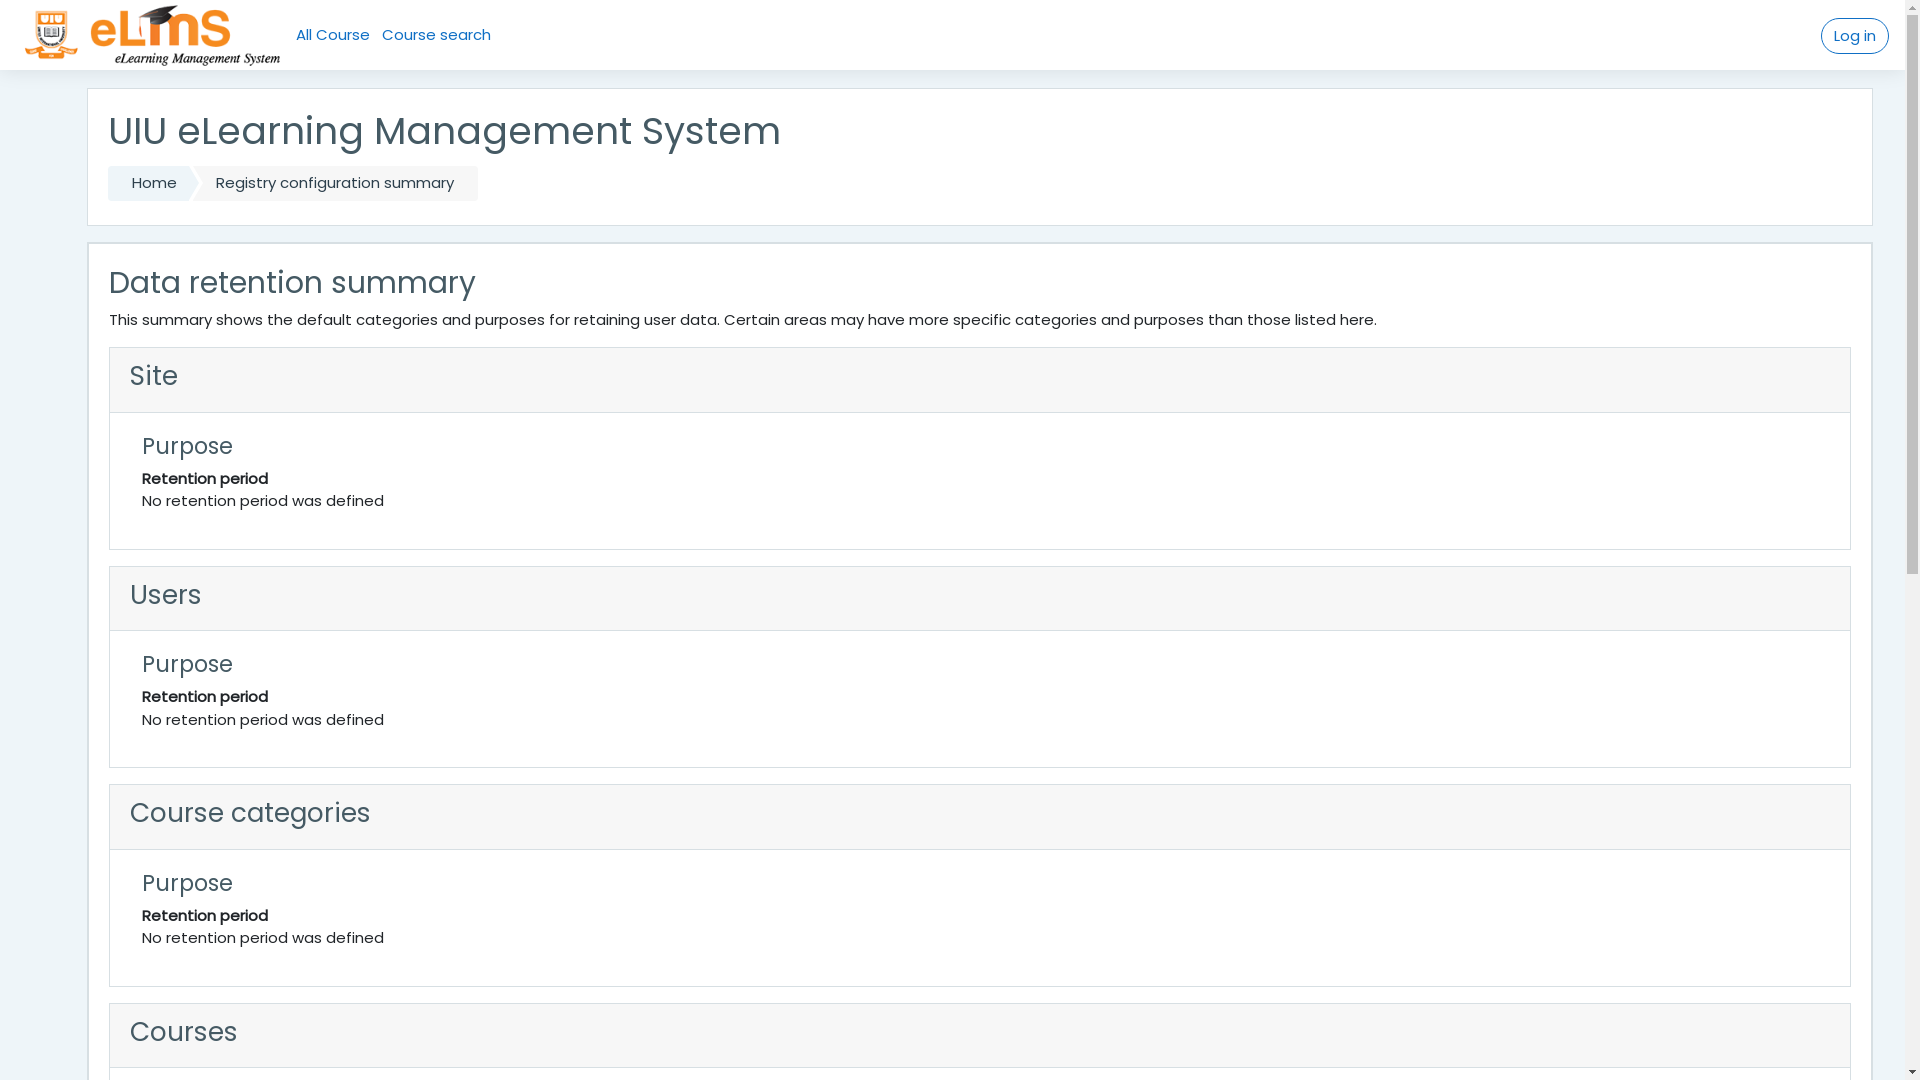 This screenshot has height=1080, width=1920. Describe the element at coordinates (1820, 36) in the screenshot. I see `'Log in'` at that location.